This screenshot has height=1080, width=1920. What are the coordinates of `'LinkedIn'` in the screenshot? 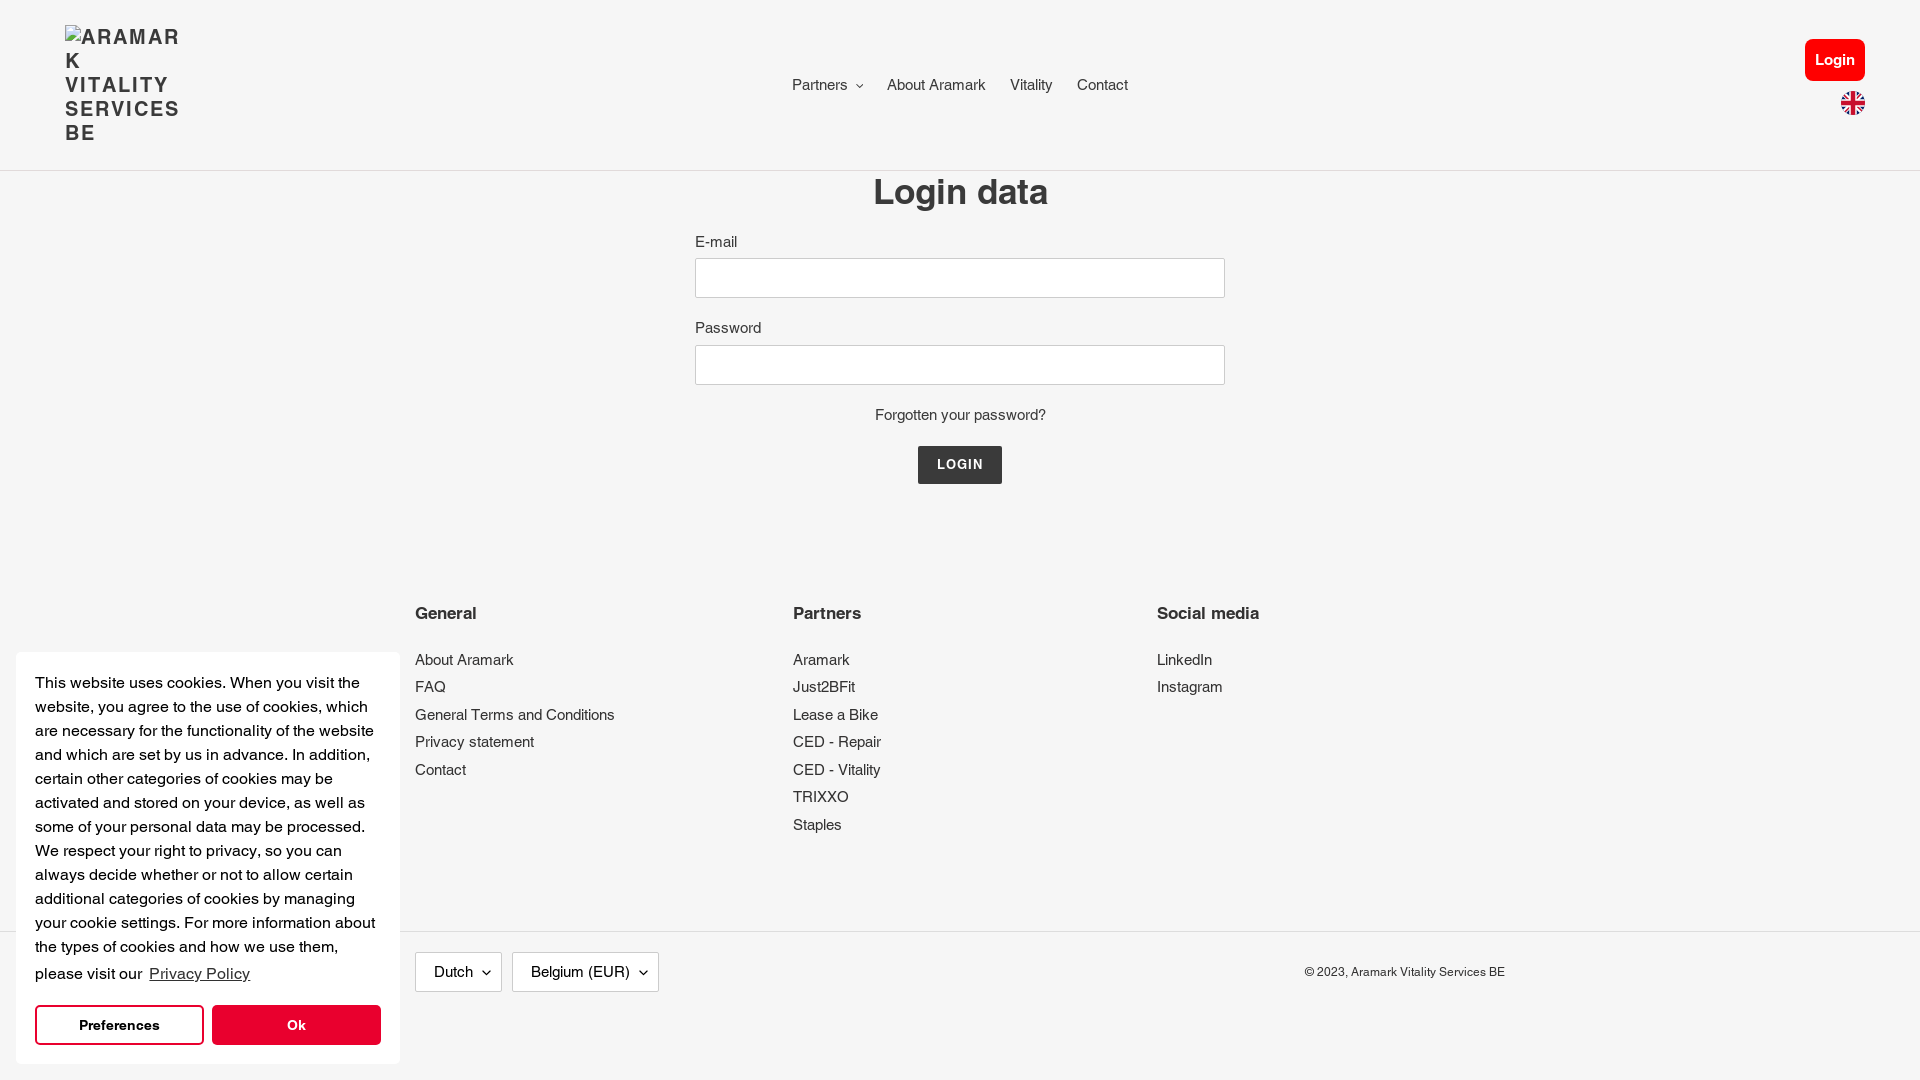 It's located at (1184, 659).